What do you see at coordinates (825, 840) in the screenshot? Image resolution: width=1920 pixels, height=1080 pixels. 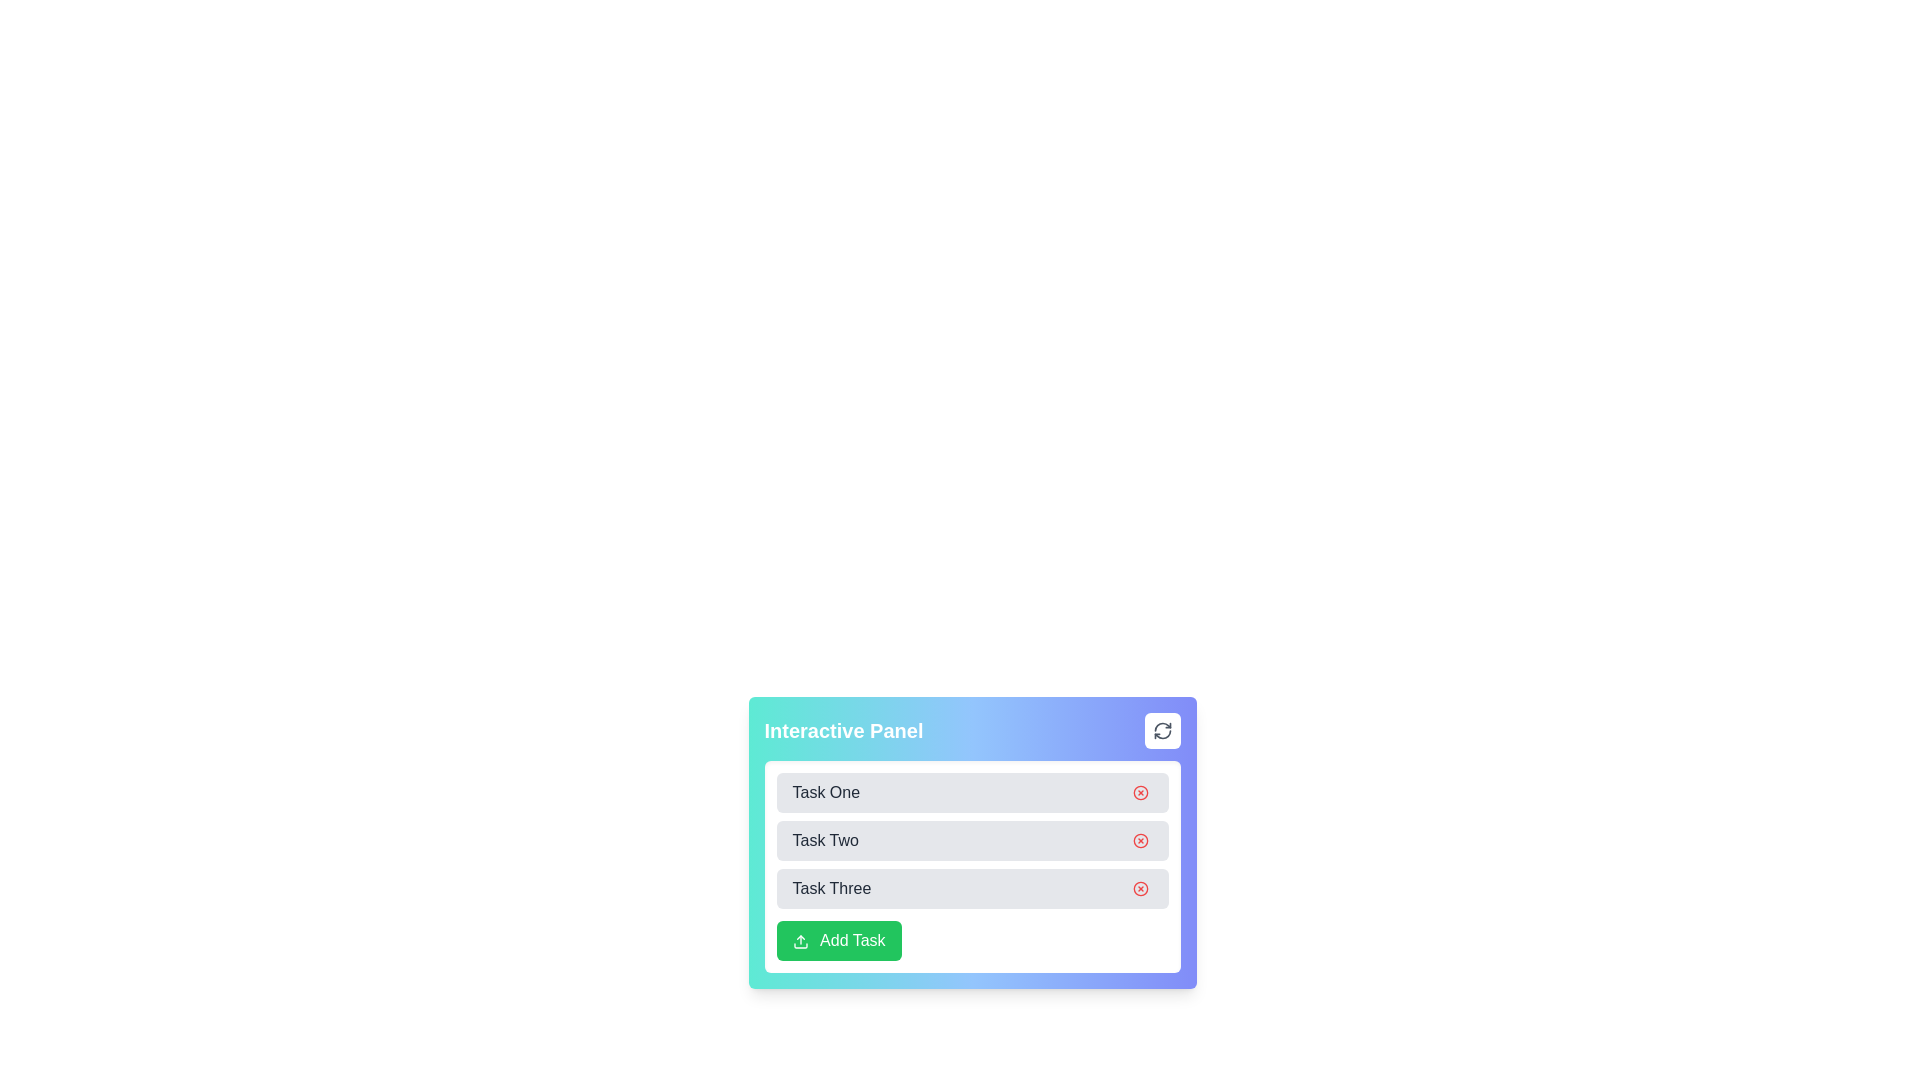 I see `the text label displaying 'Task Two', which is styled in bold dark gray font against a light gray background, located in the second row of the task list` at bounding box center [825, 840].